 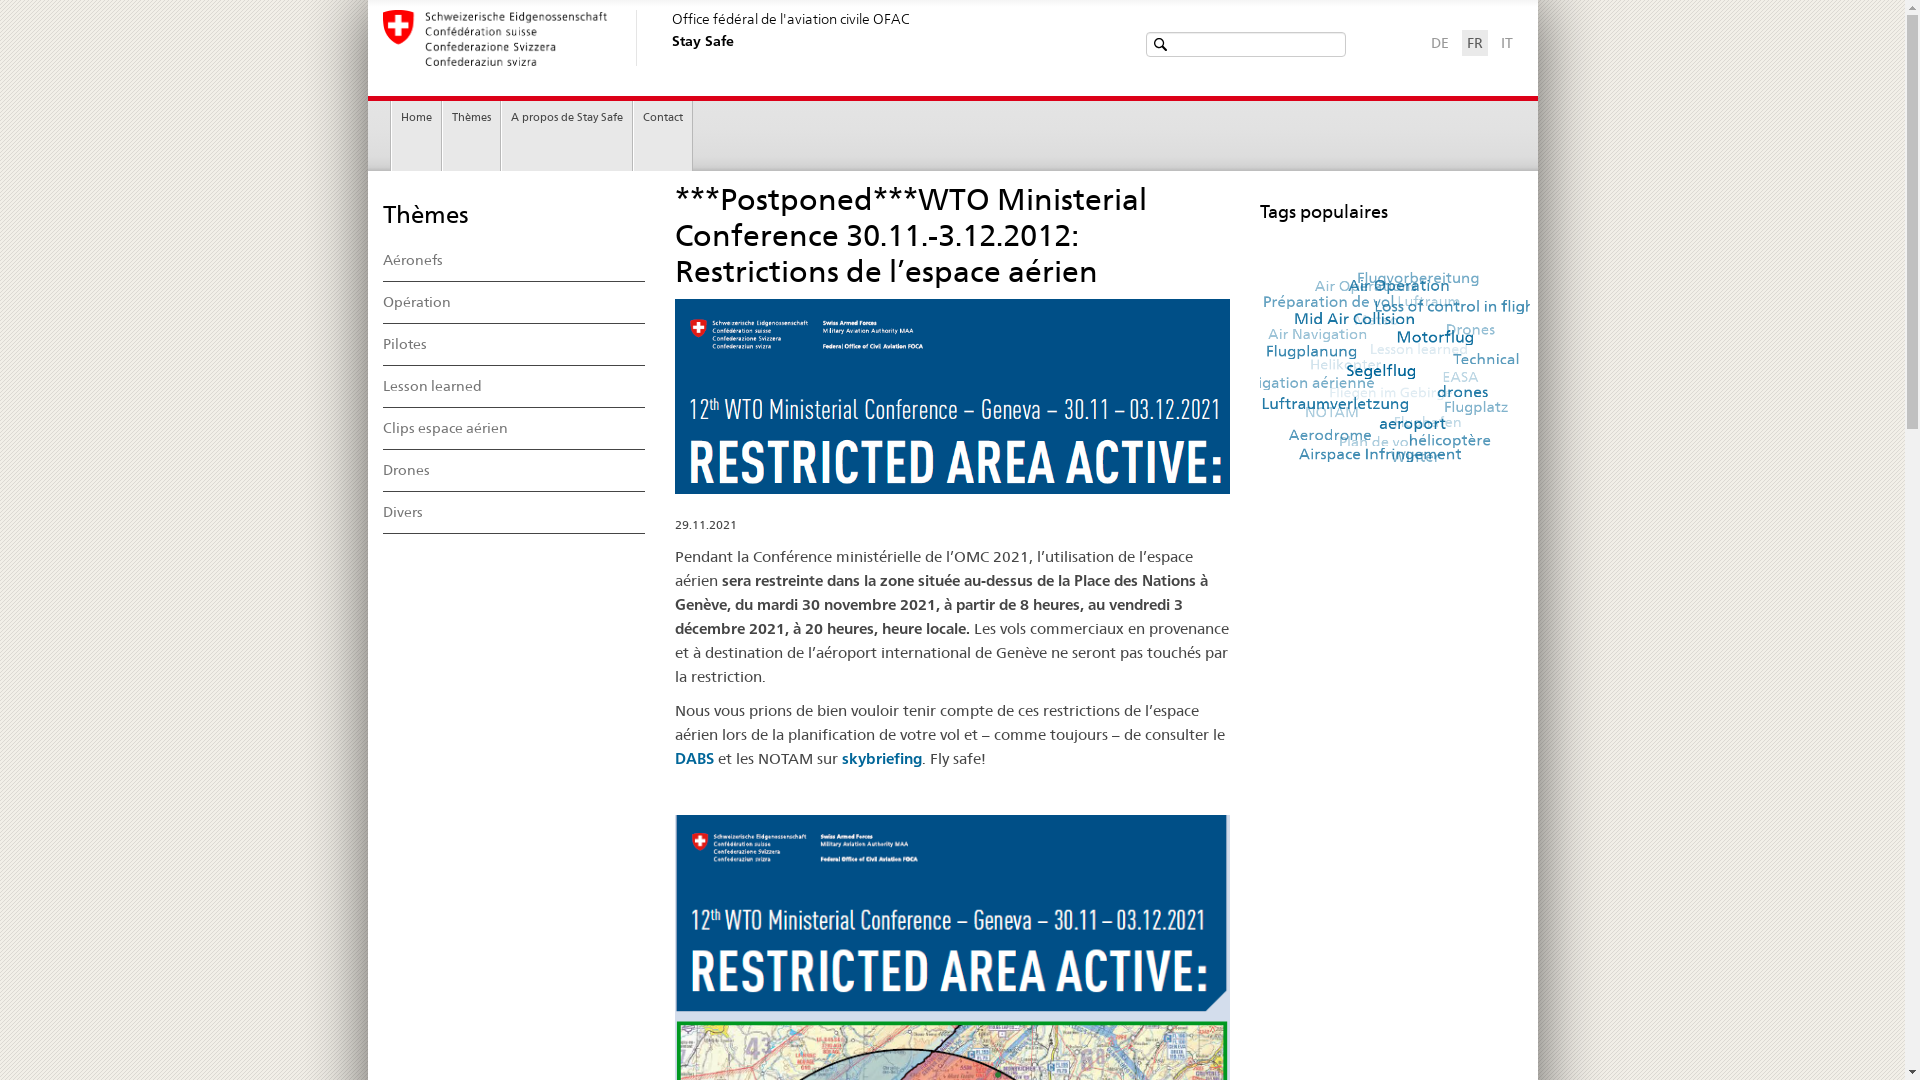 What do you see at coordinates (662, 135) in the screenshot?
I see `'Contact'` at bounding box center [662, 135].